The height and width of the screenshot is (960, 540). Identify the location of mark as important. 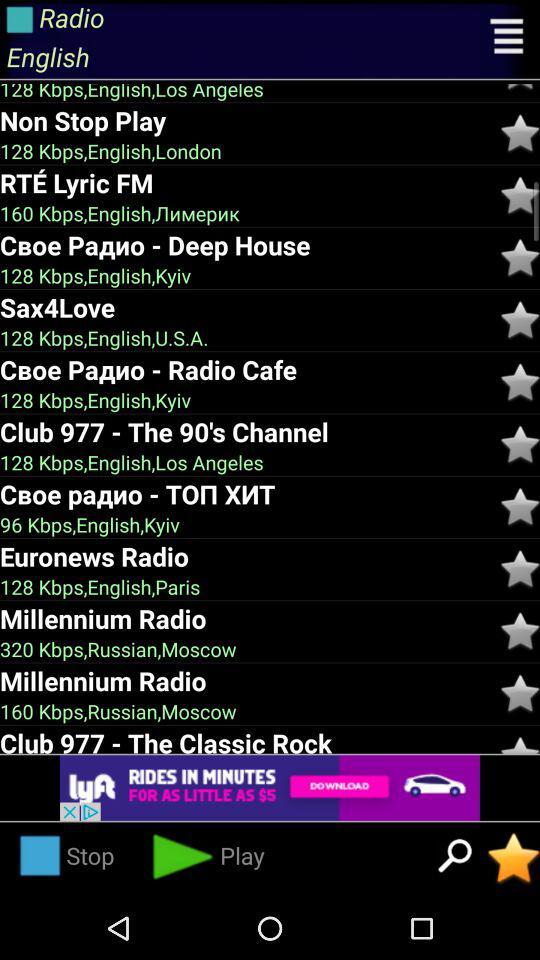
(513, 857).